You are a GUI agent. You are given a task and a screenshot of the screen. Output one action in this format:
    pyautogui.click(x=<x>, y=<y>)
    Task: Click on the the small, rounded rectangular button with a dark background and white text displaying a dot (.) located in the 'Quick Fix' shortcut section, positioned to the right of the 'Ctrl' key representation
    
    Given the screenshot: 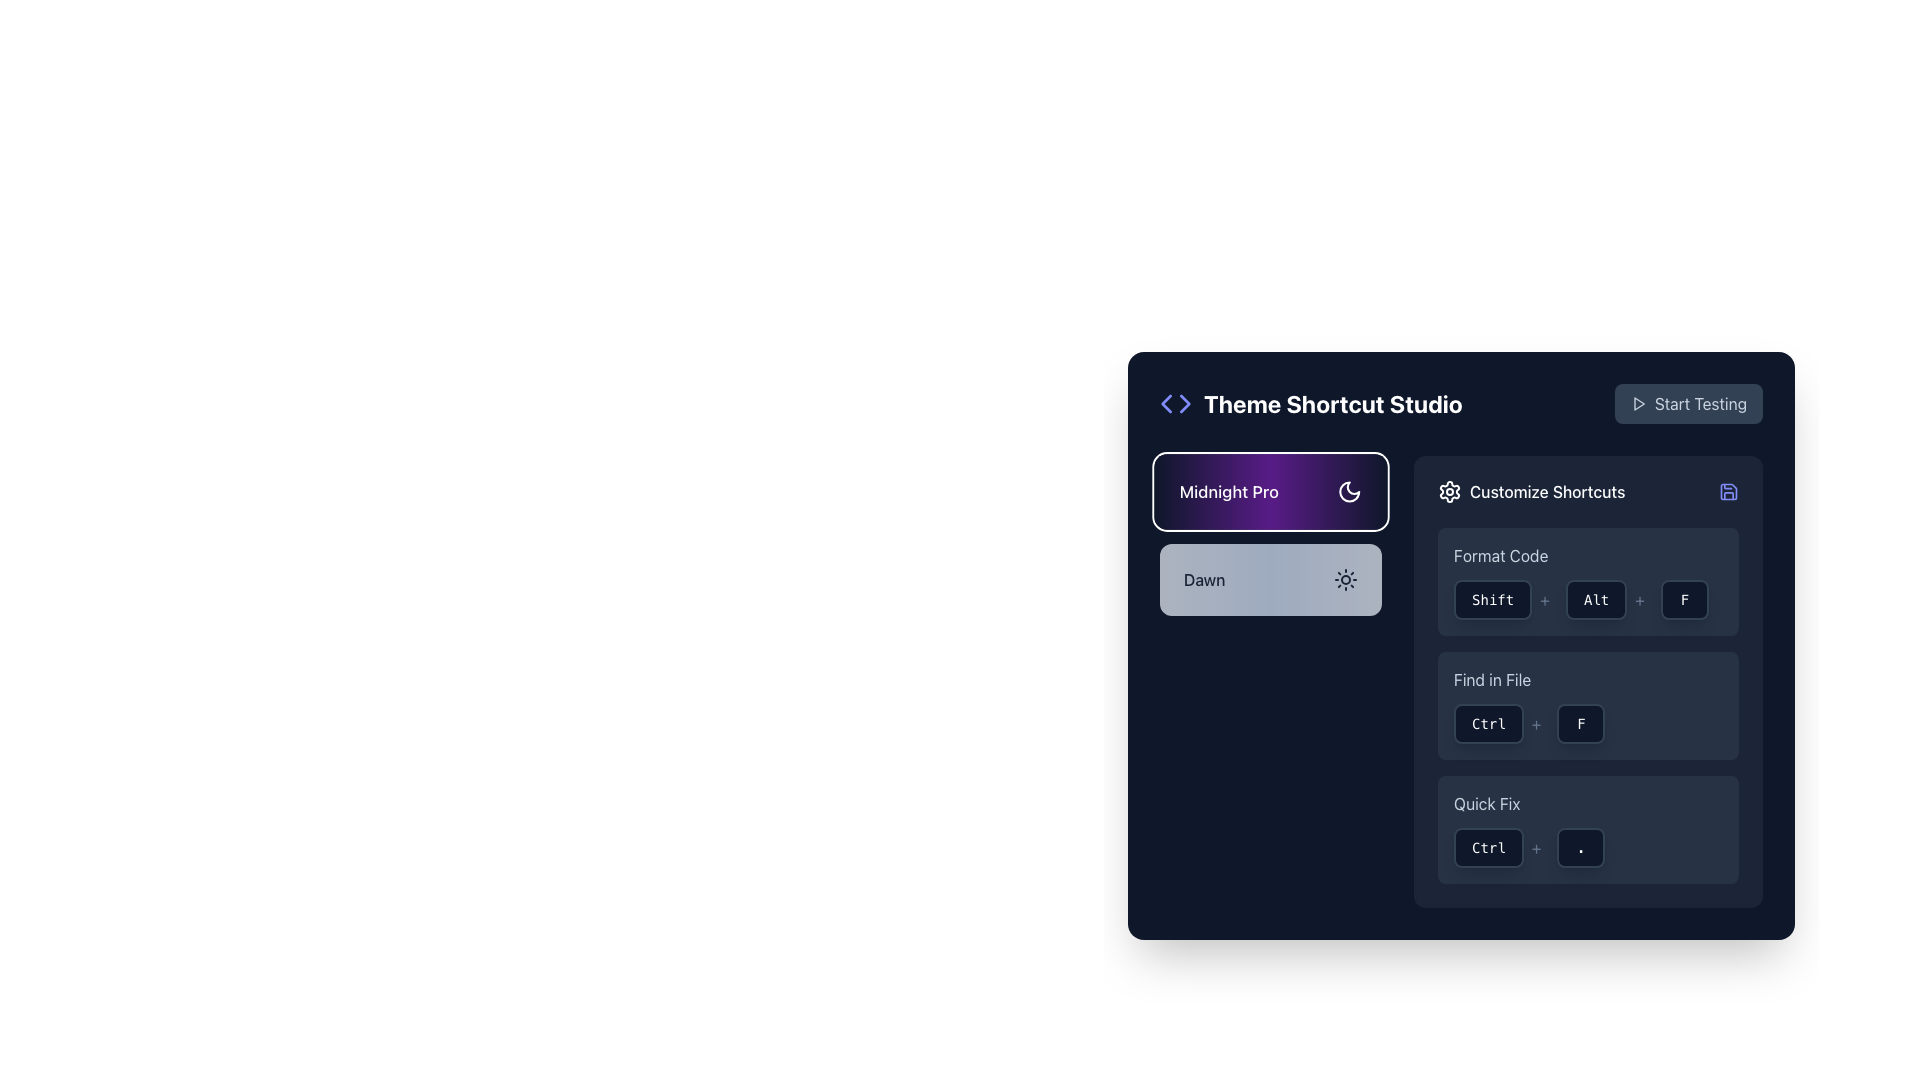 What is the action you would take?
    pyautogui.click(x=1580, y=848)
    